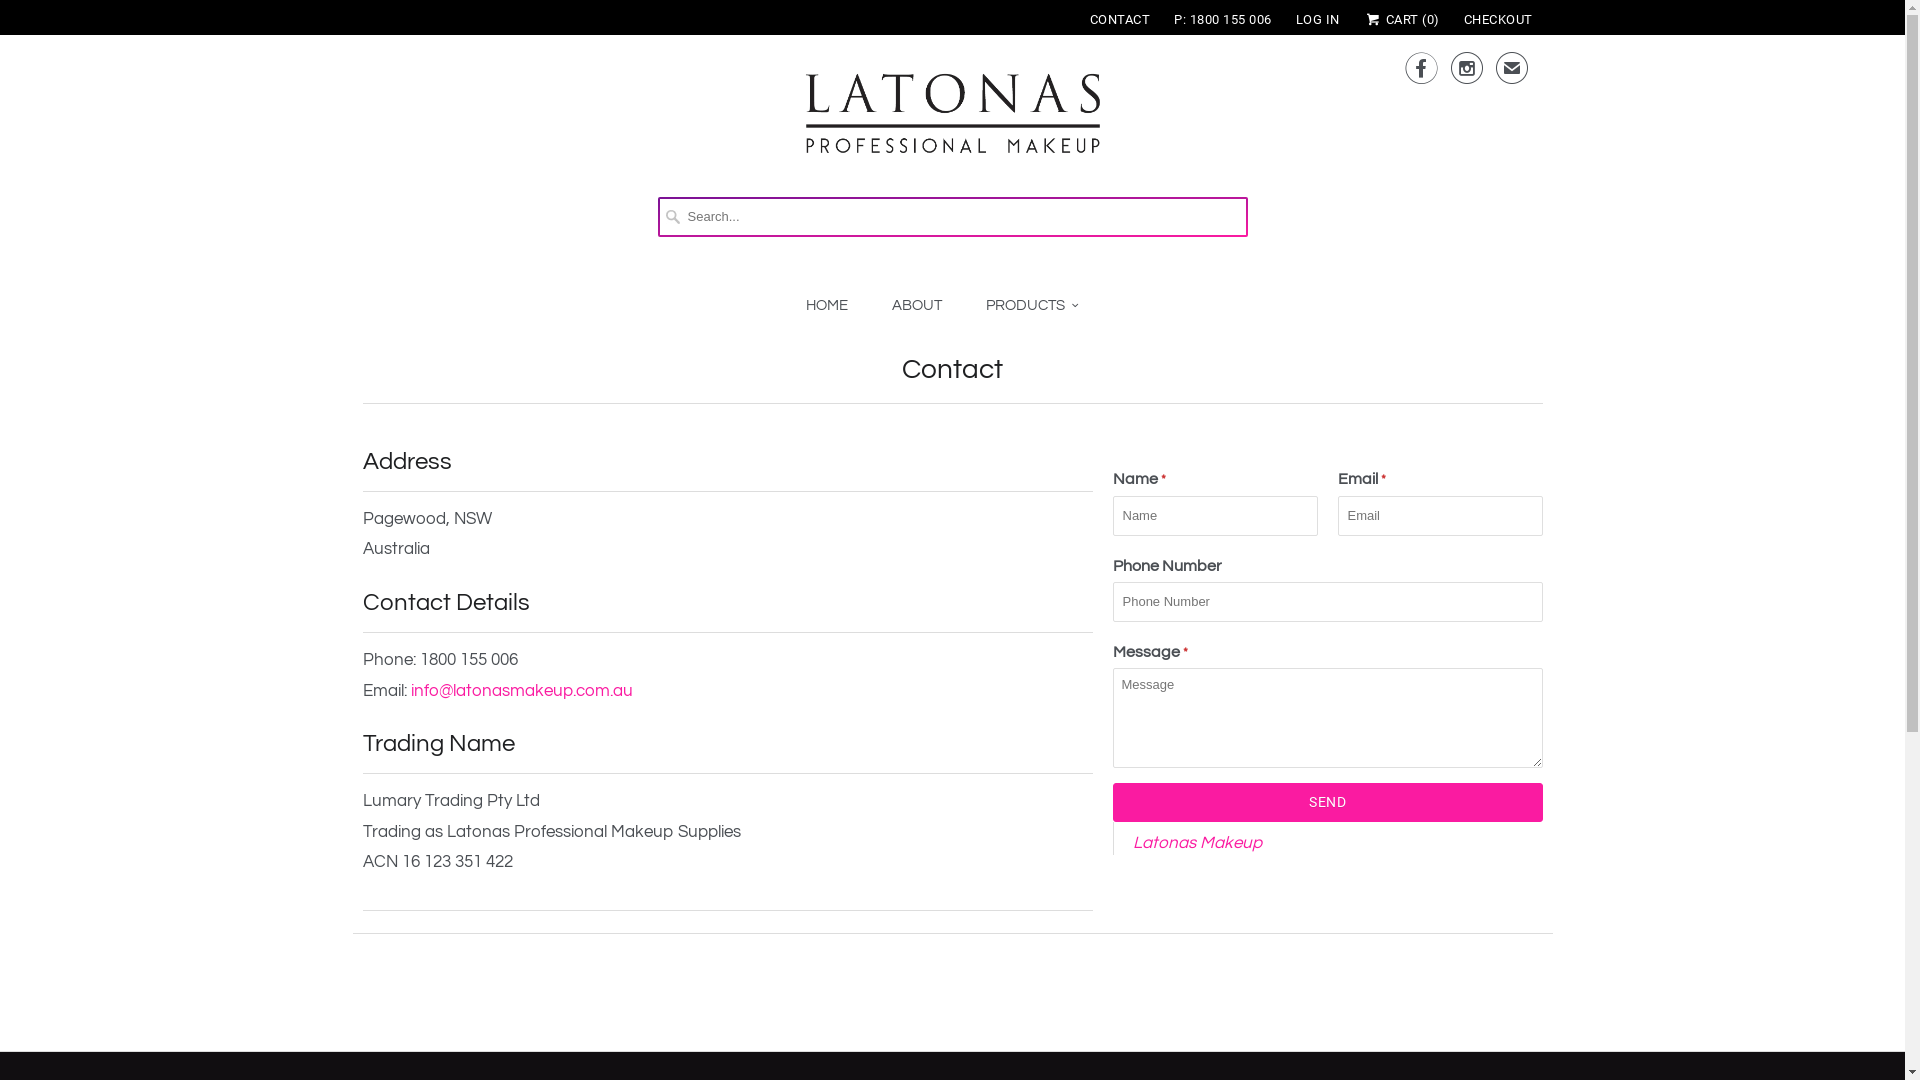 The width and height of the screenshot is (1920, 1080). What do you see at coordinates (1120, 19) in the screenshot?
I see `'CONTACT'` at bounding box center [1120, 19].